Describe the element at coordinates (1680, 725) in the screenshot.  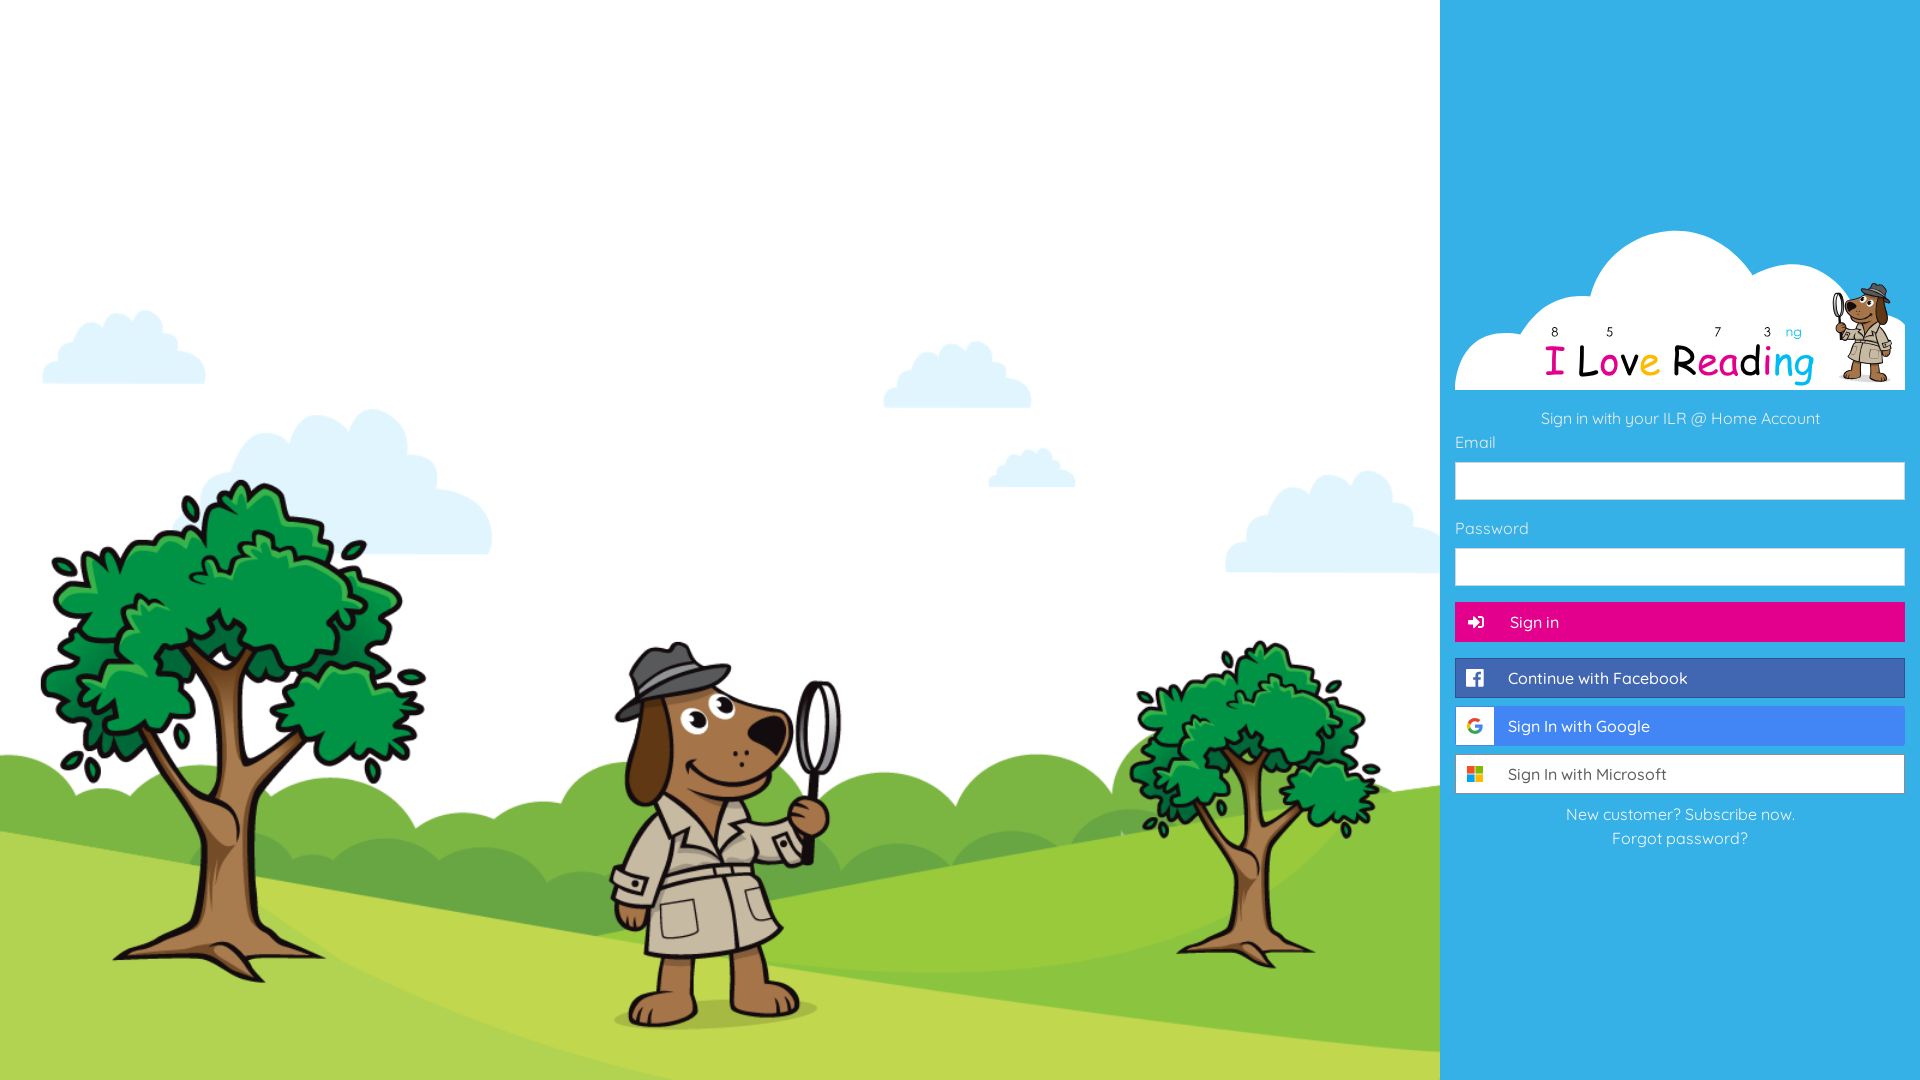
I see `'Sign In with Google'` at that location.